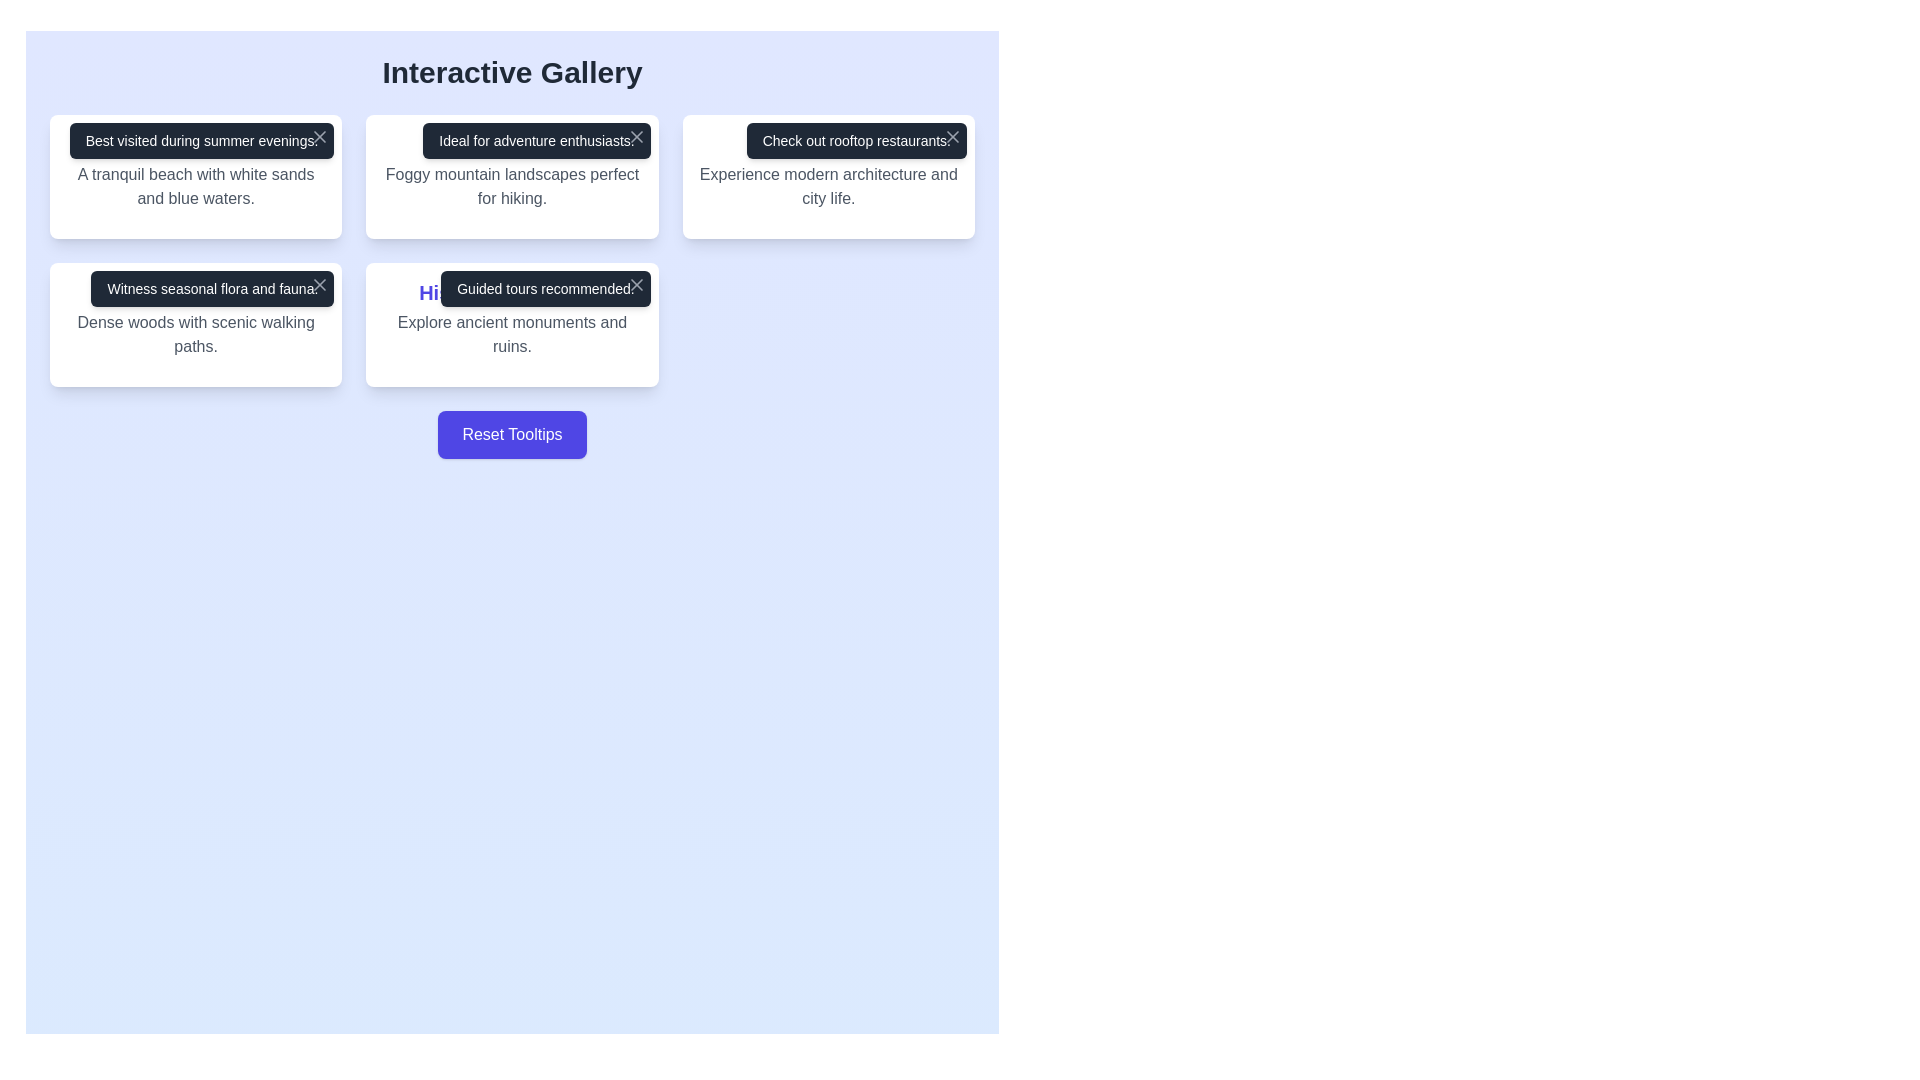 The image size is (1920, 1080). I want to click on the close icon located at the top right corner of the 'Best visited during summer evenings' card, so click(320, 136).